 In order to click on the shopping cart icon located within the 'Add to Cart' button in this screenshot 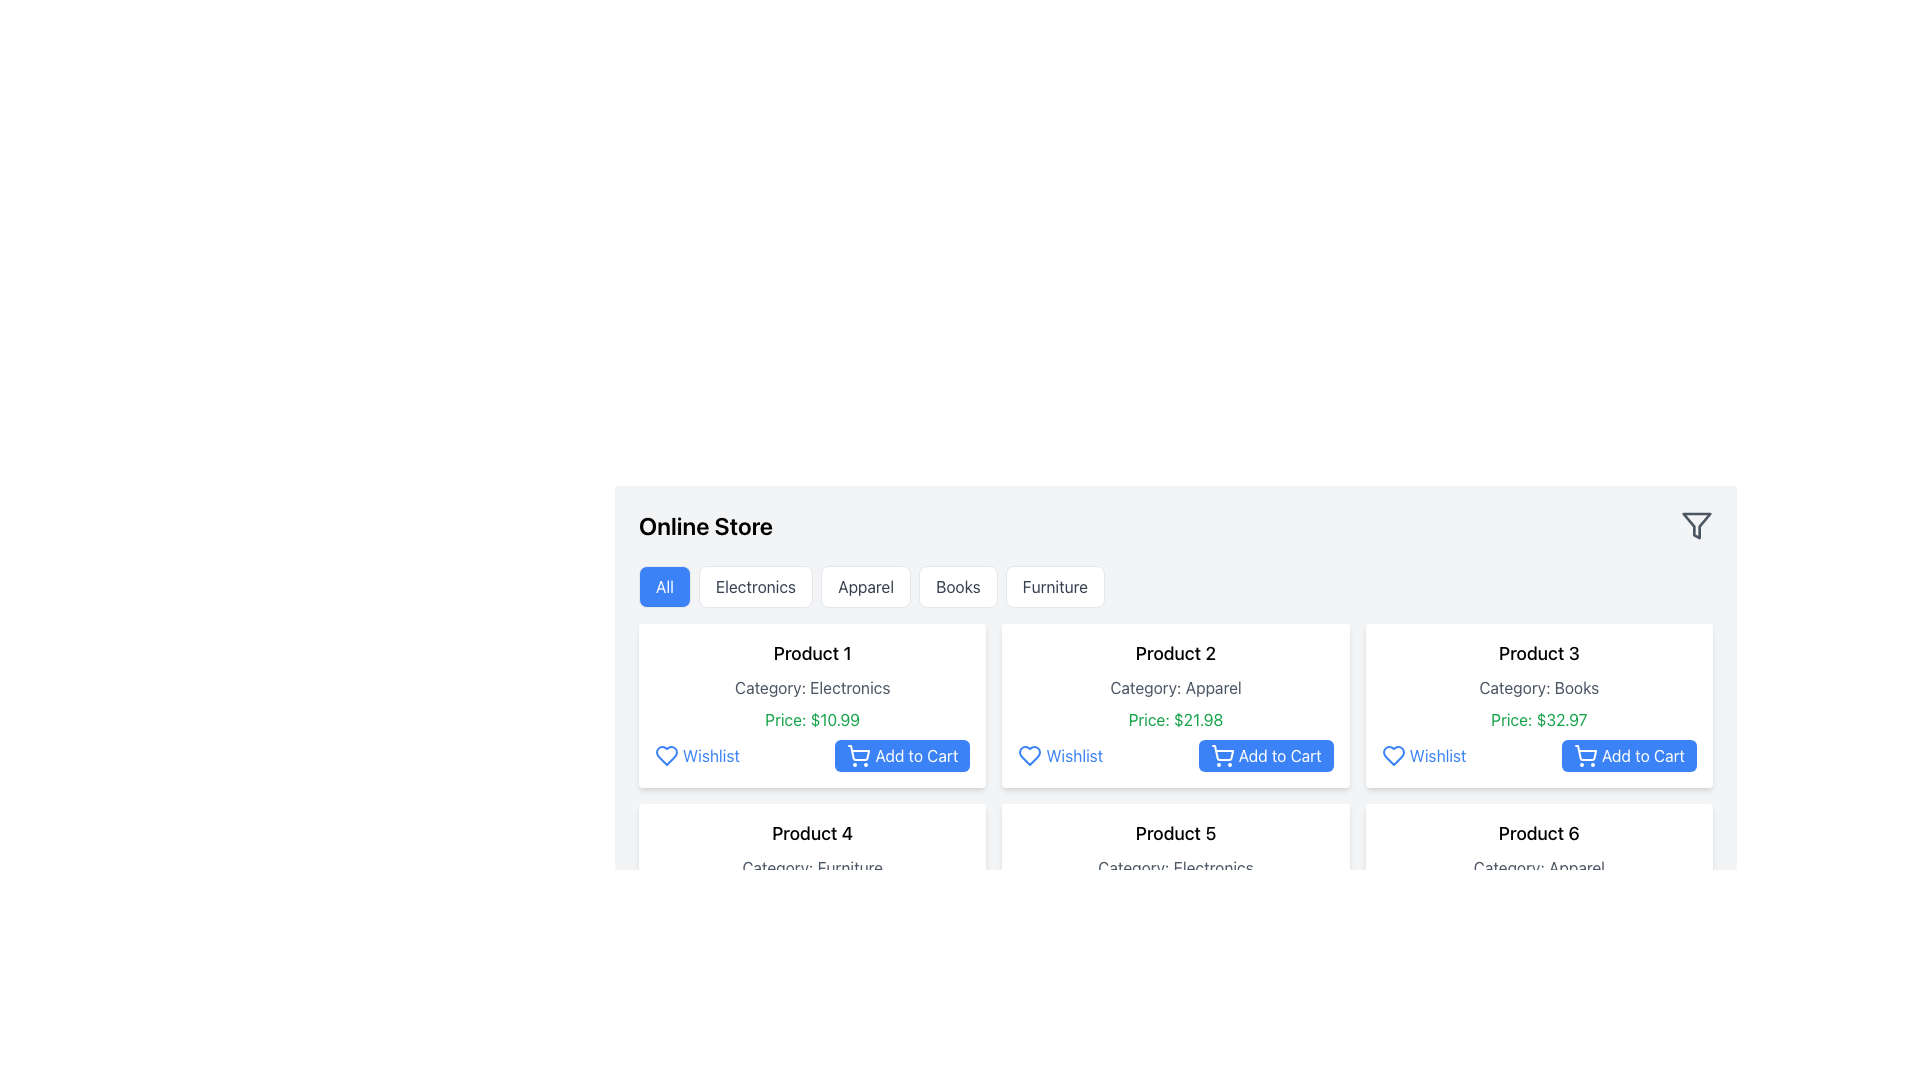, I will do `click(859, 753)`.